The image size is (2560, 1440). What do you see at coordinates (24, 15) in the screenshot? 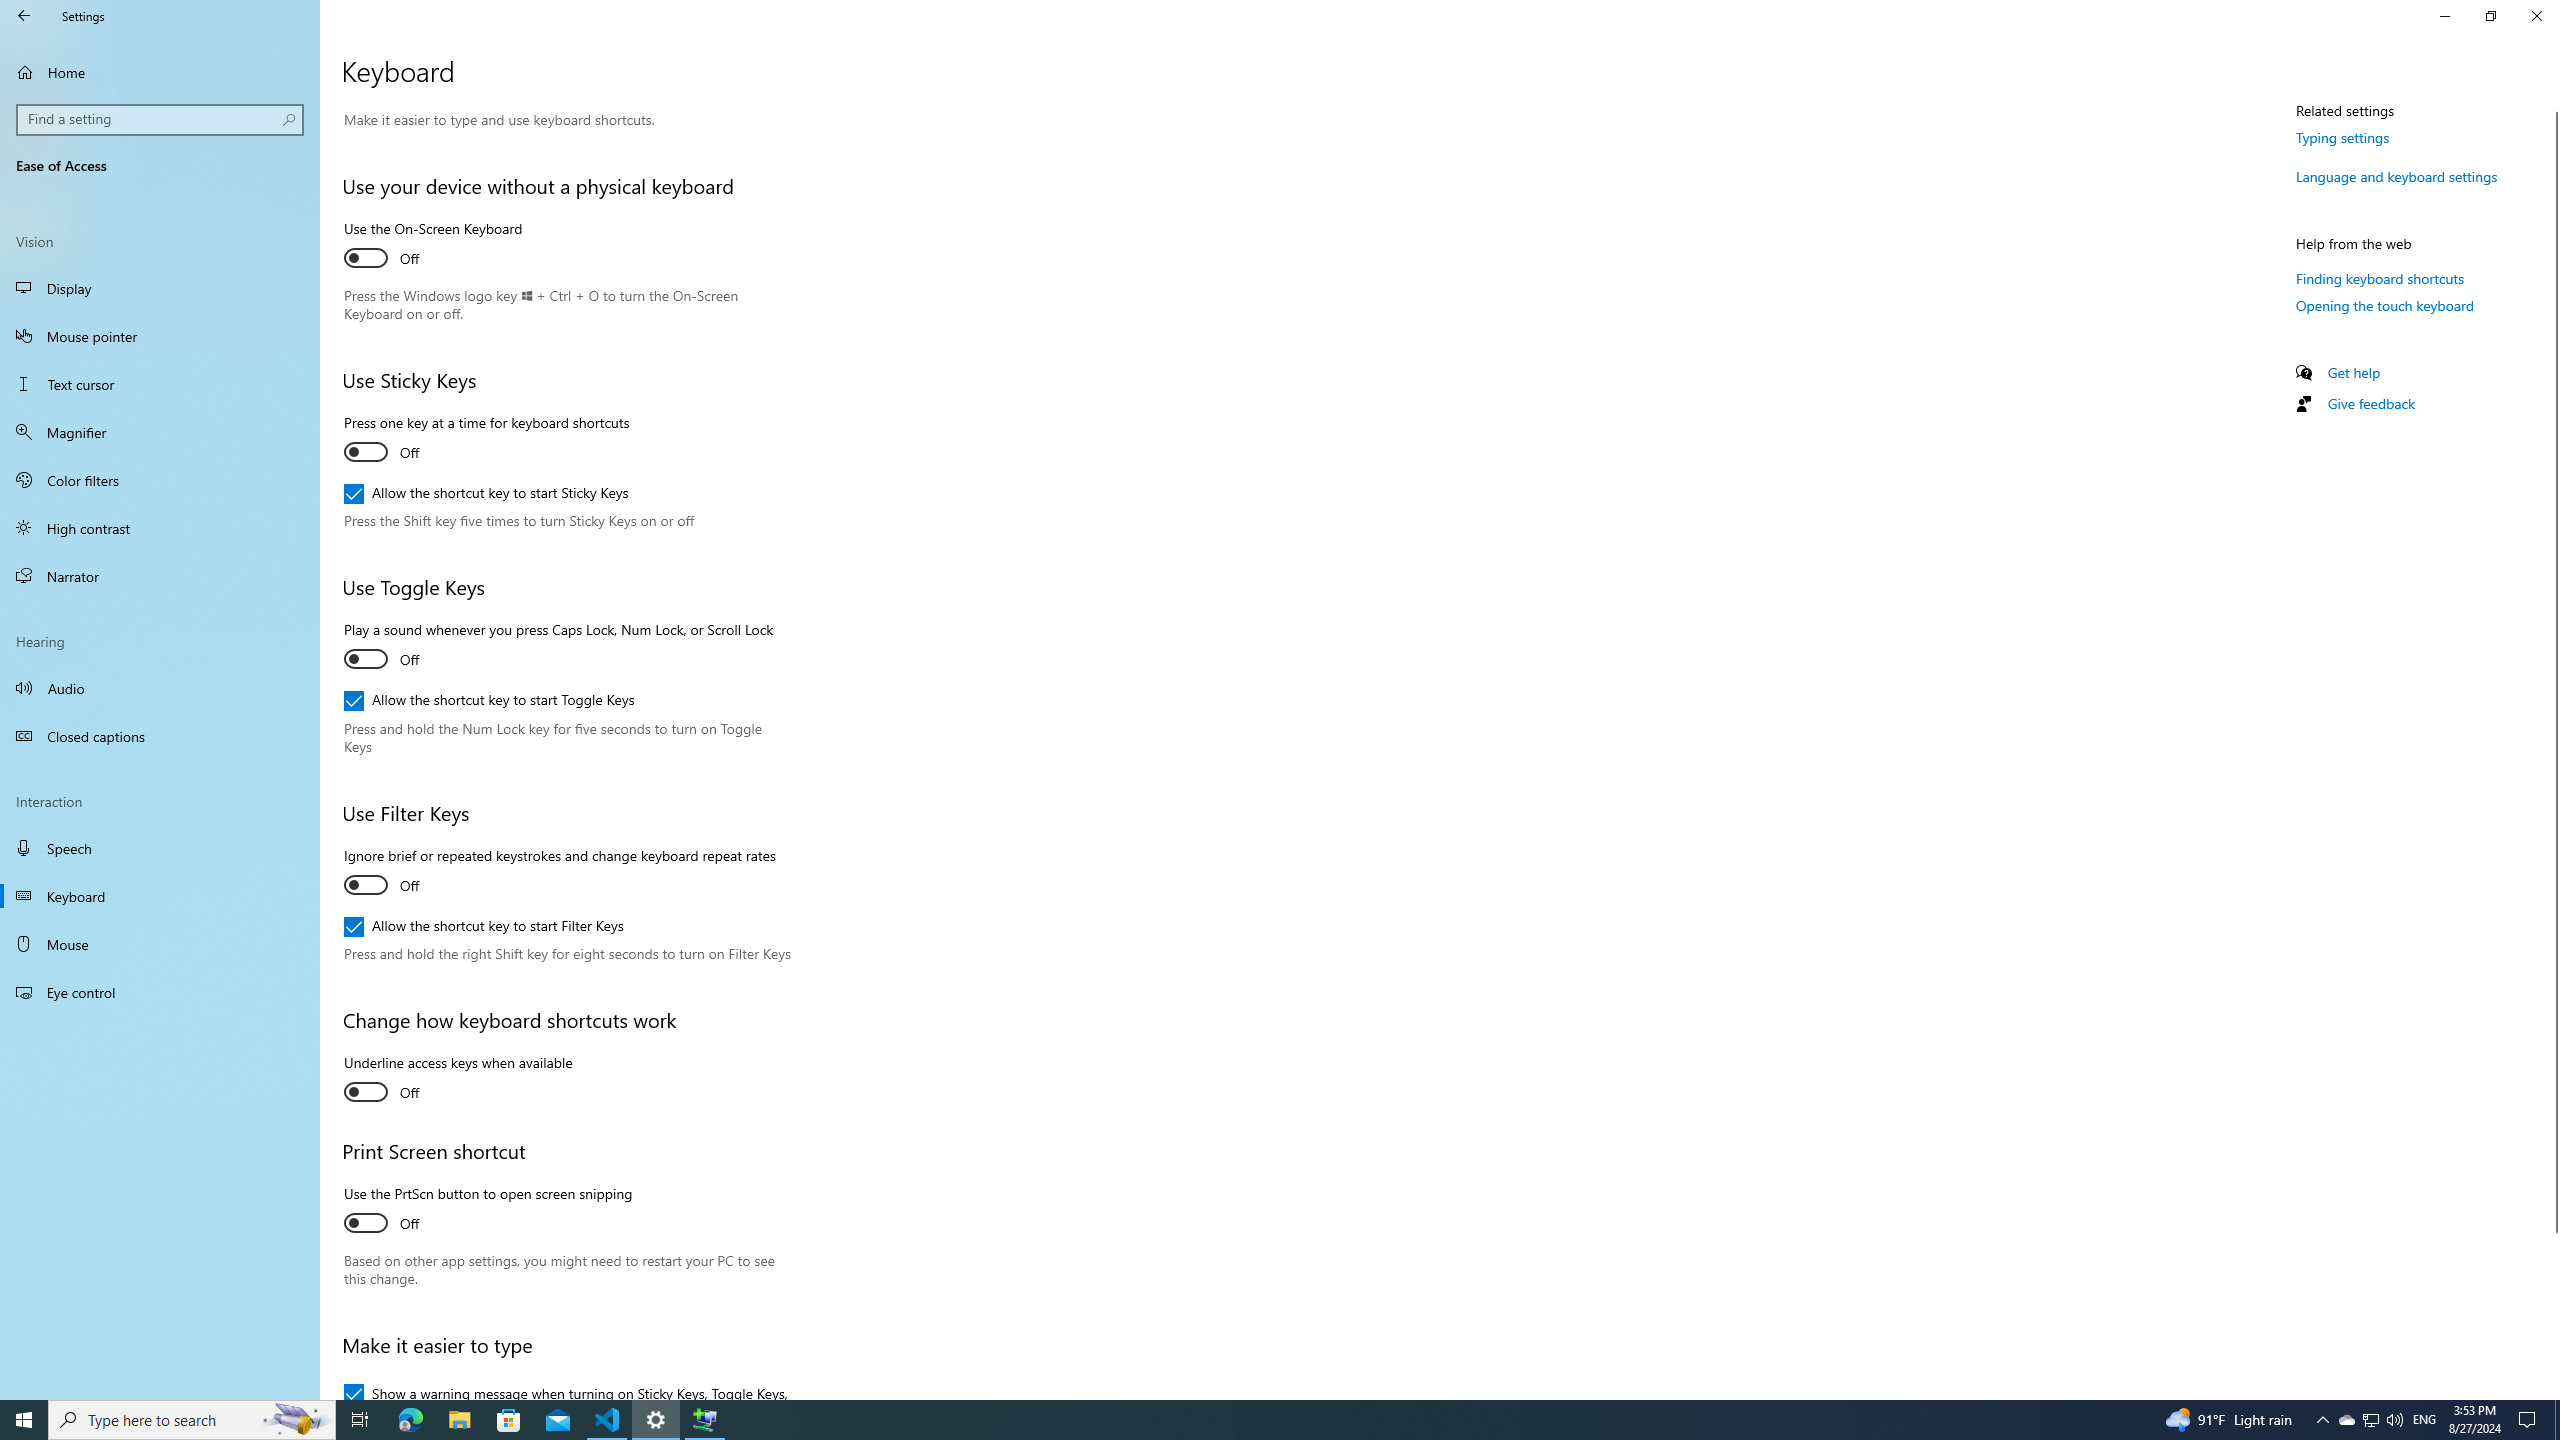
I see `'Back'` at bounding box center [24, 15].